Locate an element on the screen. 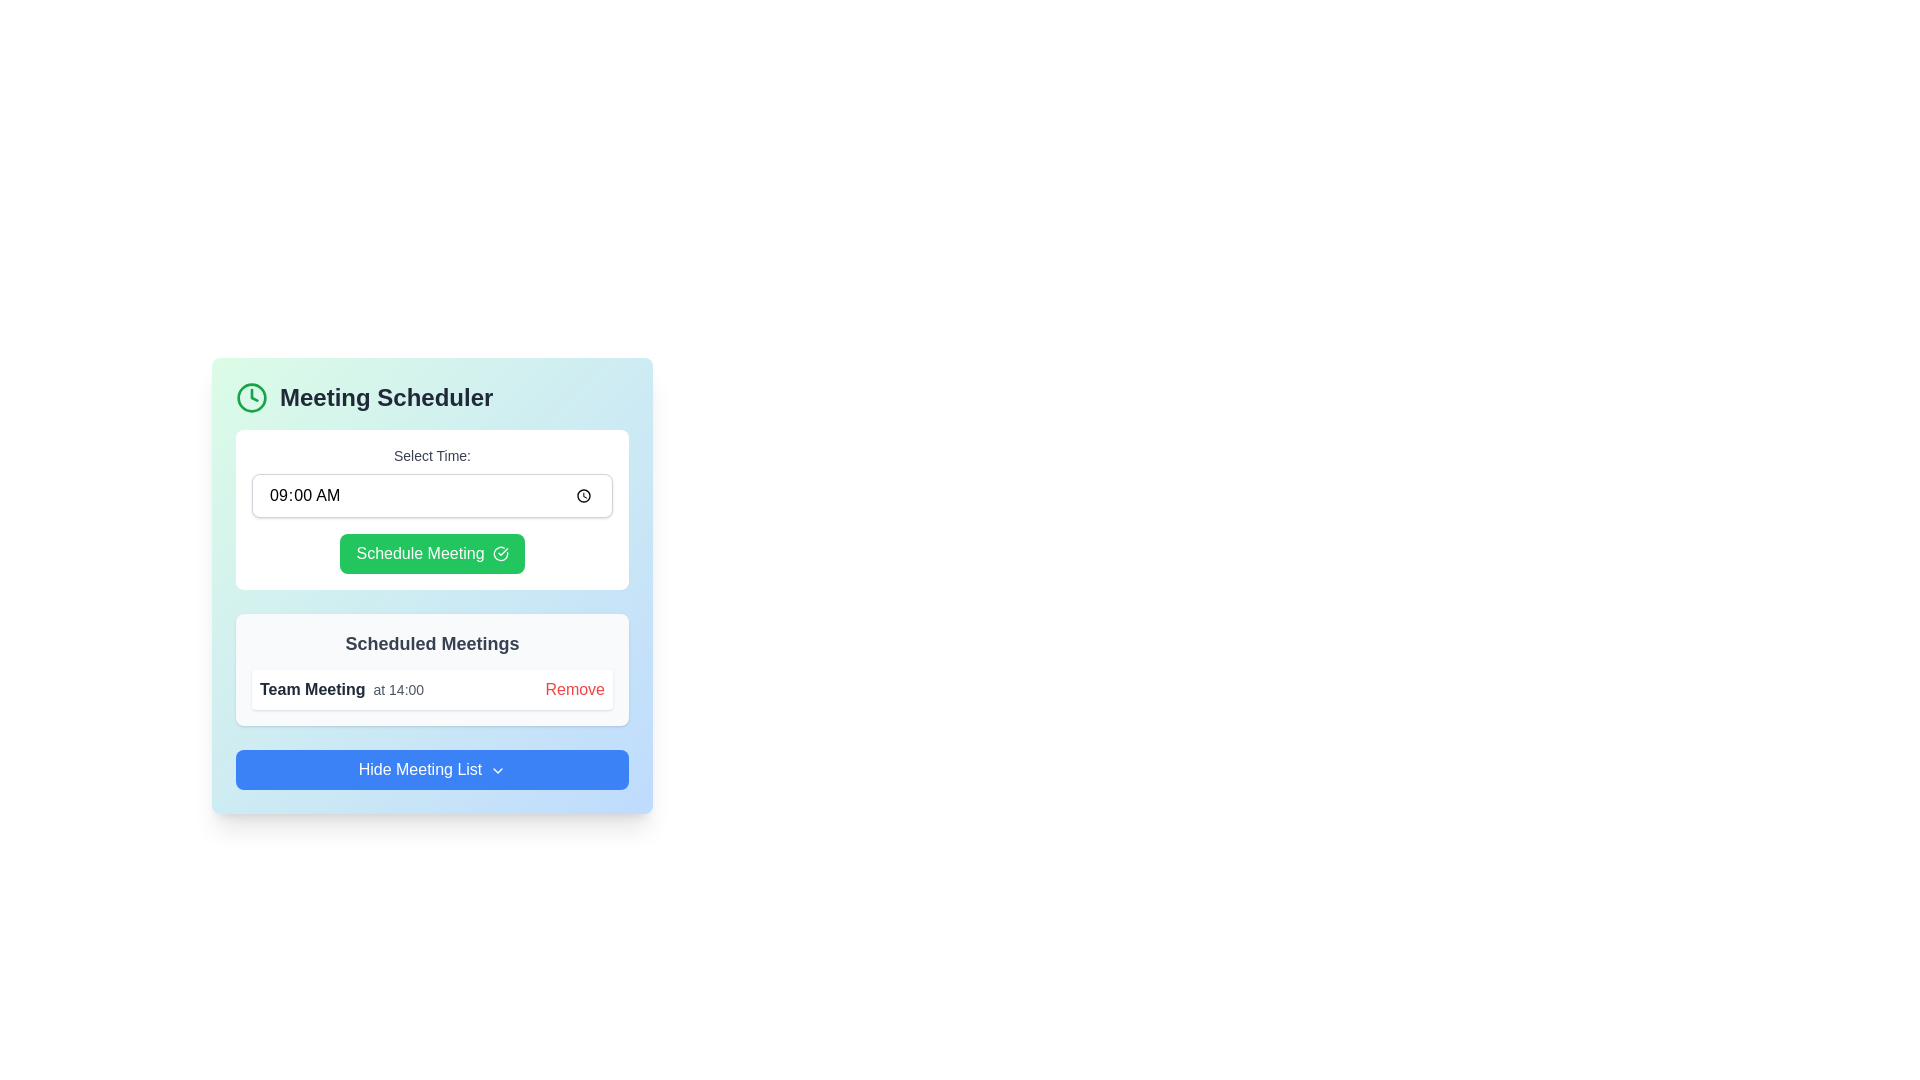 This screenshot has height=1080, width=1920. text displayed in the Text label located in the 'Scheduled Meetings' section, which provides details of a scheduled meeting, including its title and time, positioned to the left of the red 'Remove' button is located at coordinates (342, 689).